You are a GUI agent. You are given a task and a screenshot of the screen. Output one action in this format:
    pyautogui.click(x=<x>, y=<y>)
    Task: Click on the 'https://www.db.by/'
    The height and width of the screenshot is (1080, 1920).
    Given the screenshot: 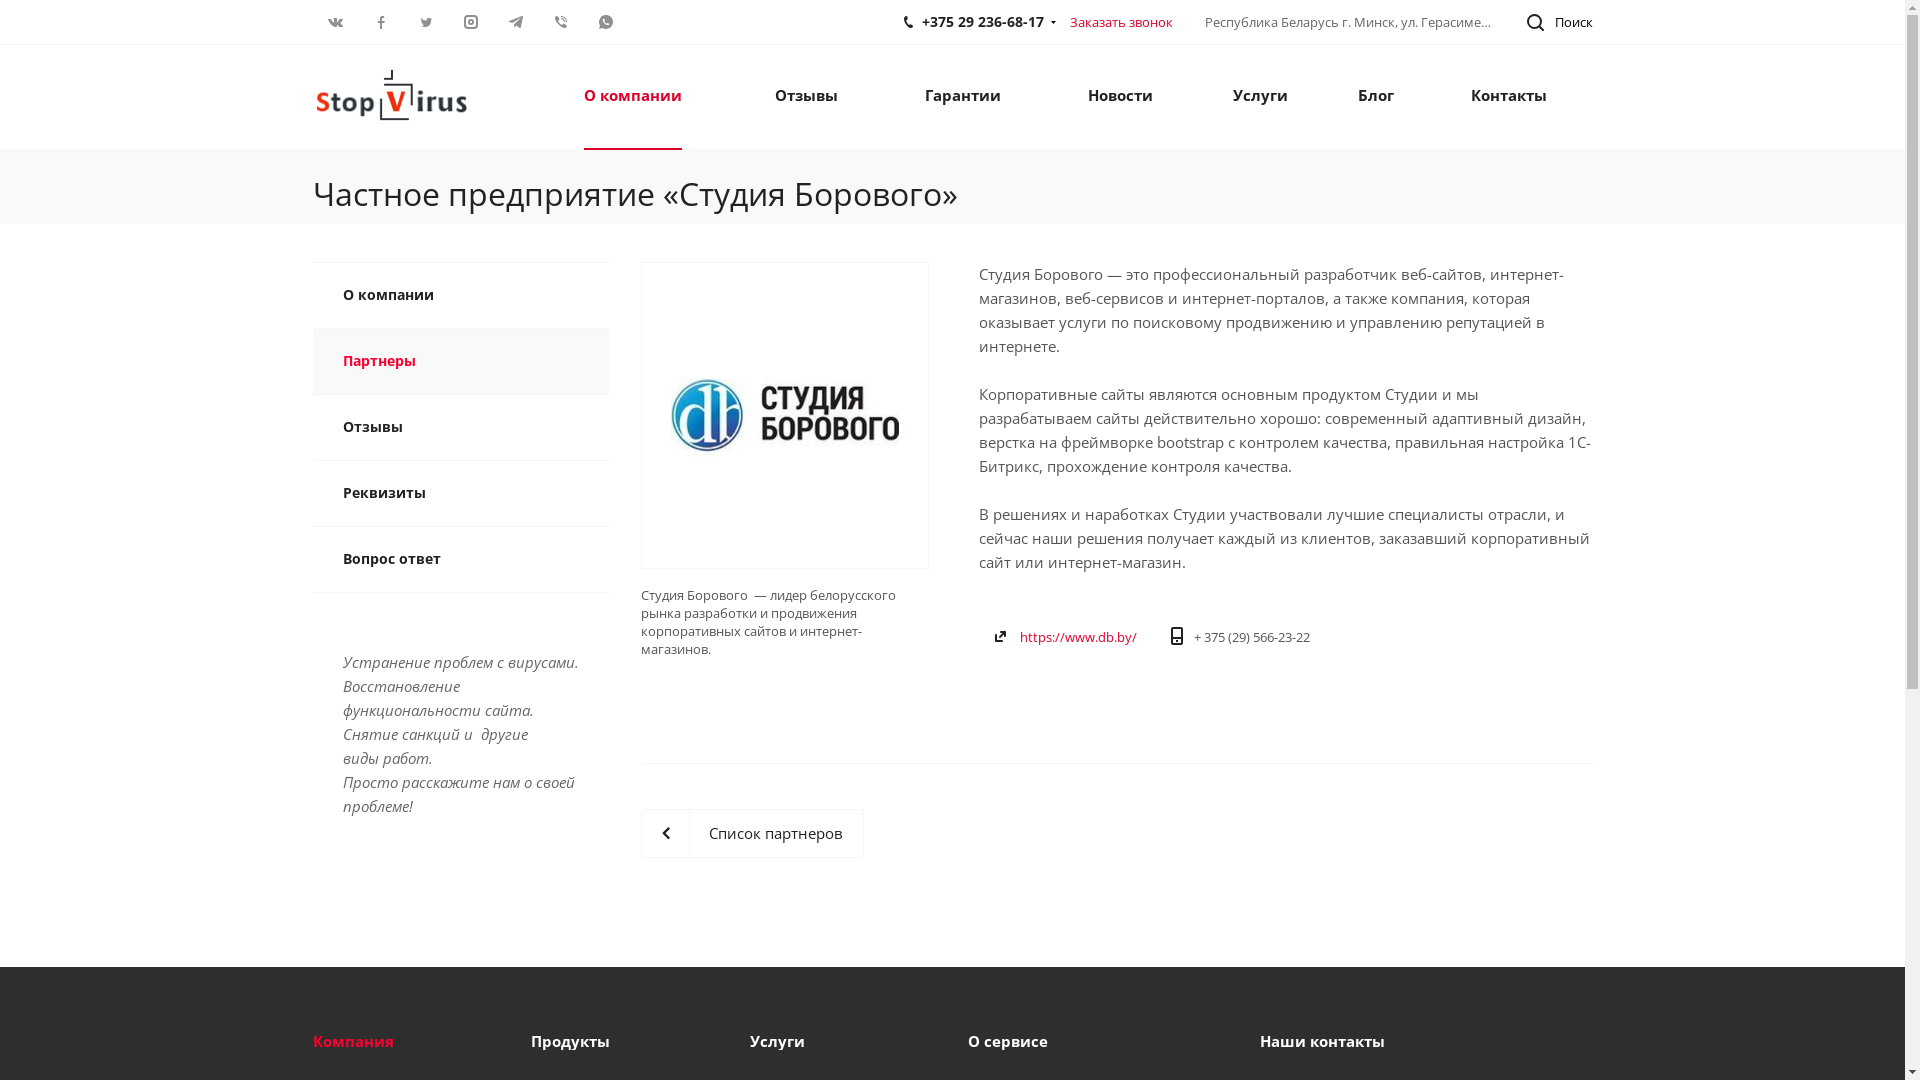 What is the action you would take?
    pyautogui.click(x=1077, y=636)
    